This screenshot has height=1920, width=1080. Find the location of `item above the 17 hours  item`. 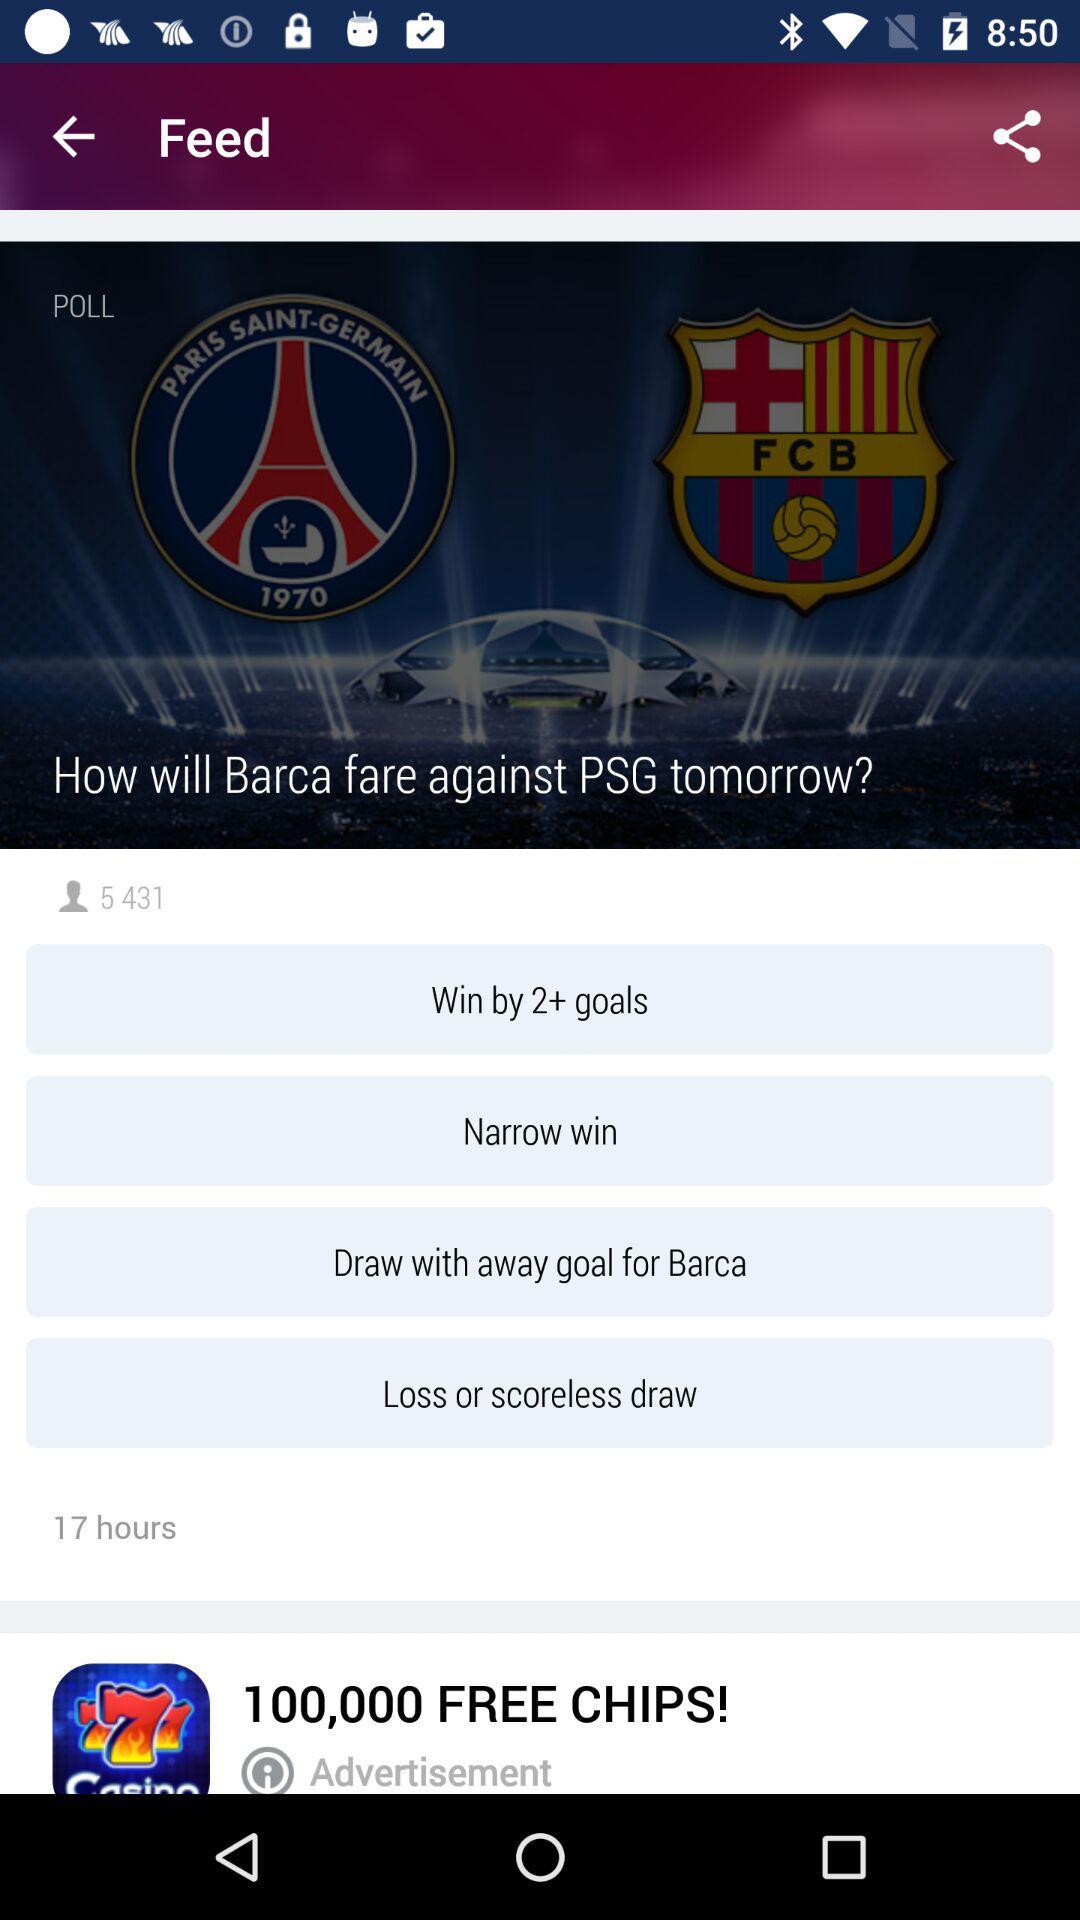

item above the 17 hours  item is located at coordinates (540, 1392).